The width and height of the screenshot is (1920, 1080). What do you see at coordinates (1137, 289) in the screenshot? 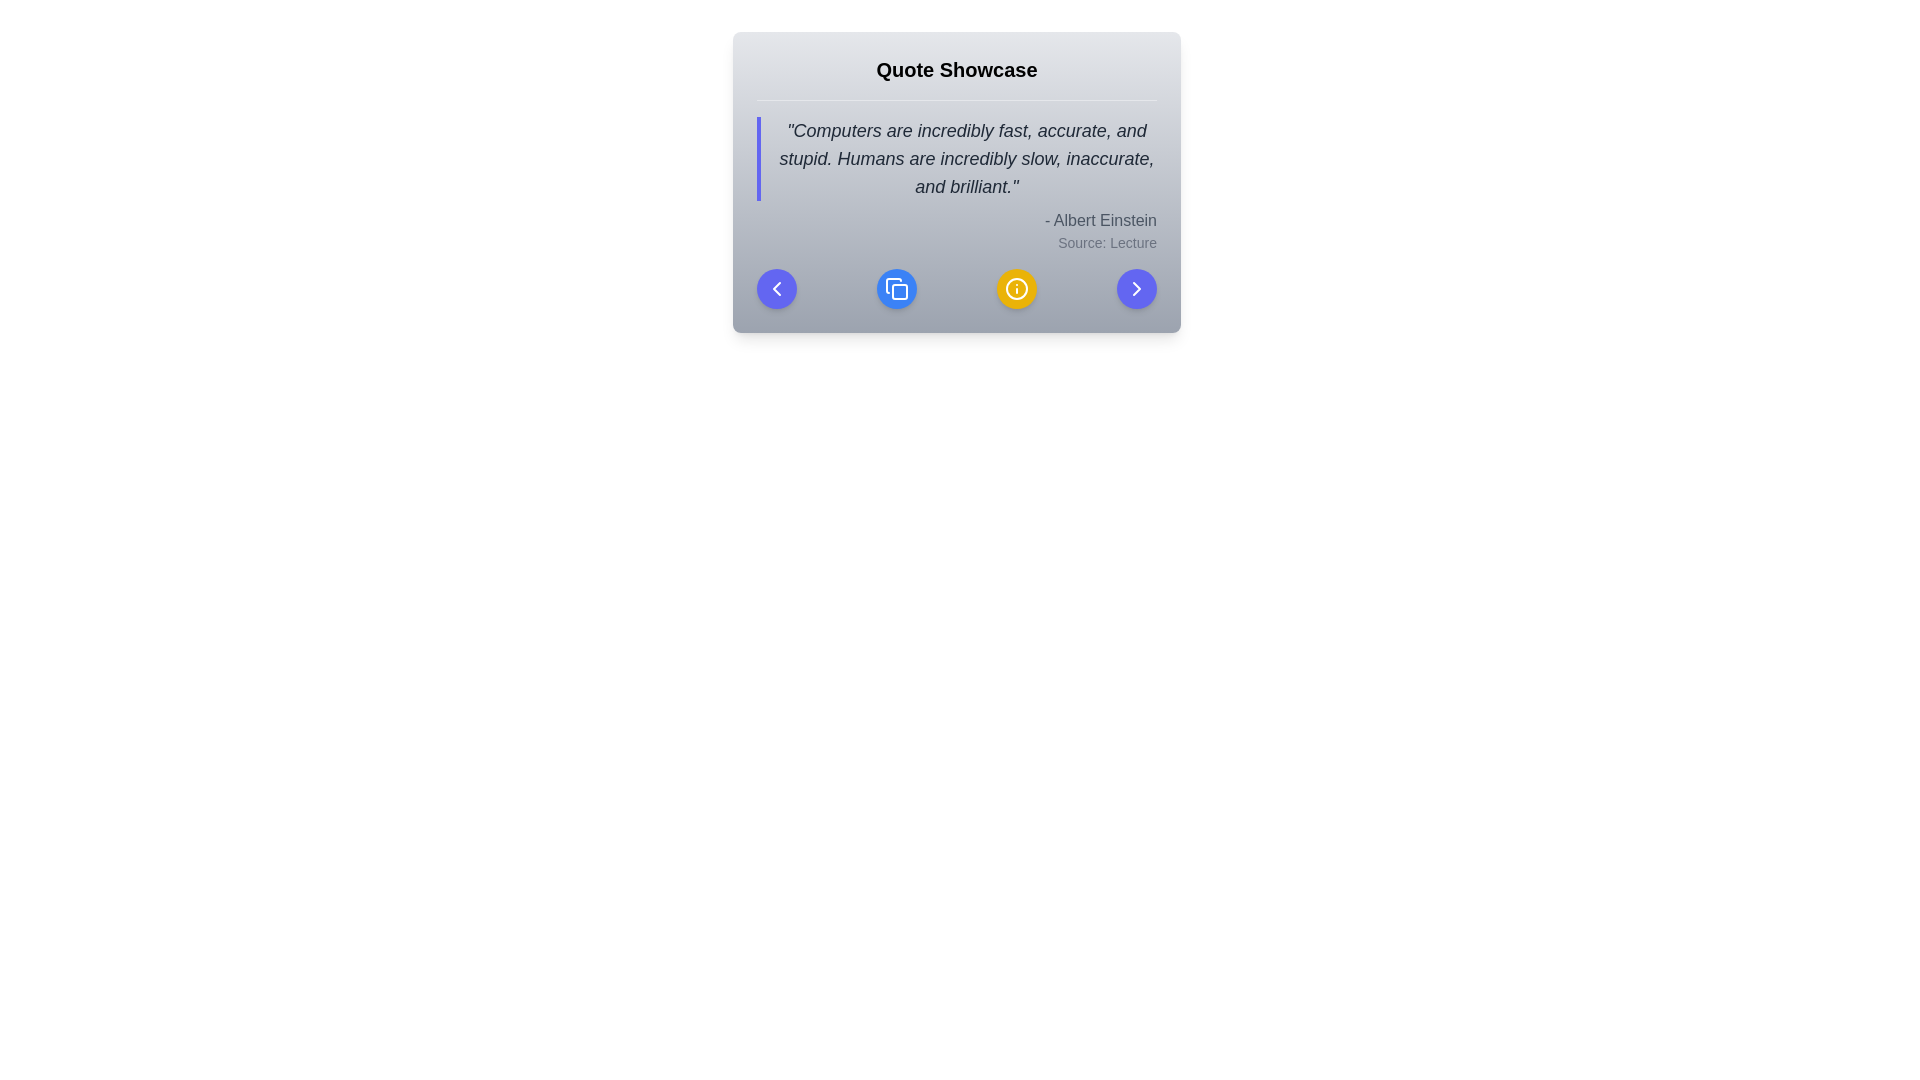
I see `the fourth button on the far right side of the button row` at bounding box center [1137, 289].